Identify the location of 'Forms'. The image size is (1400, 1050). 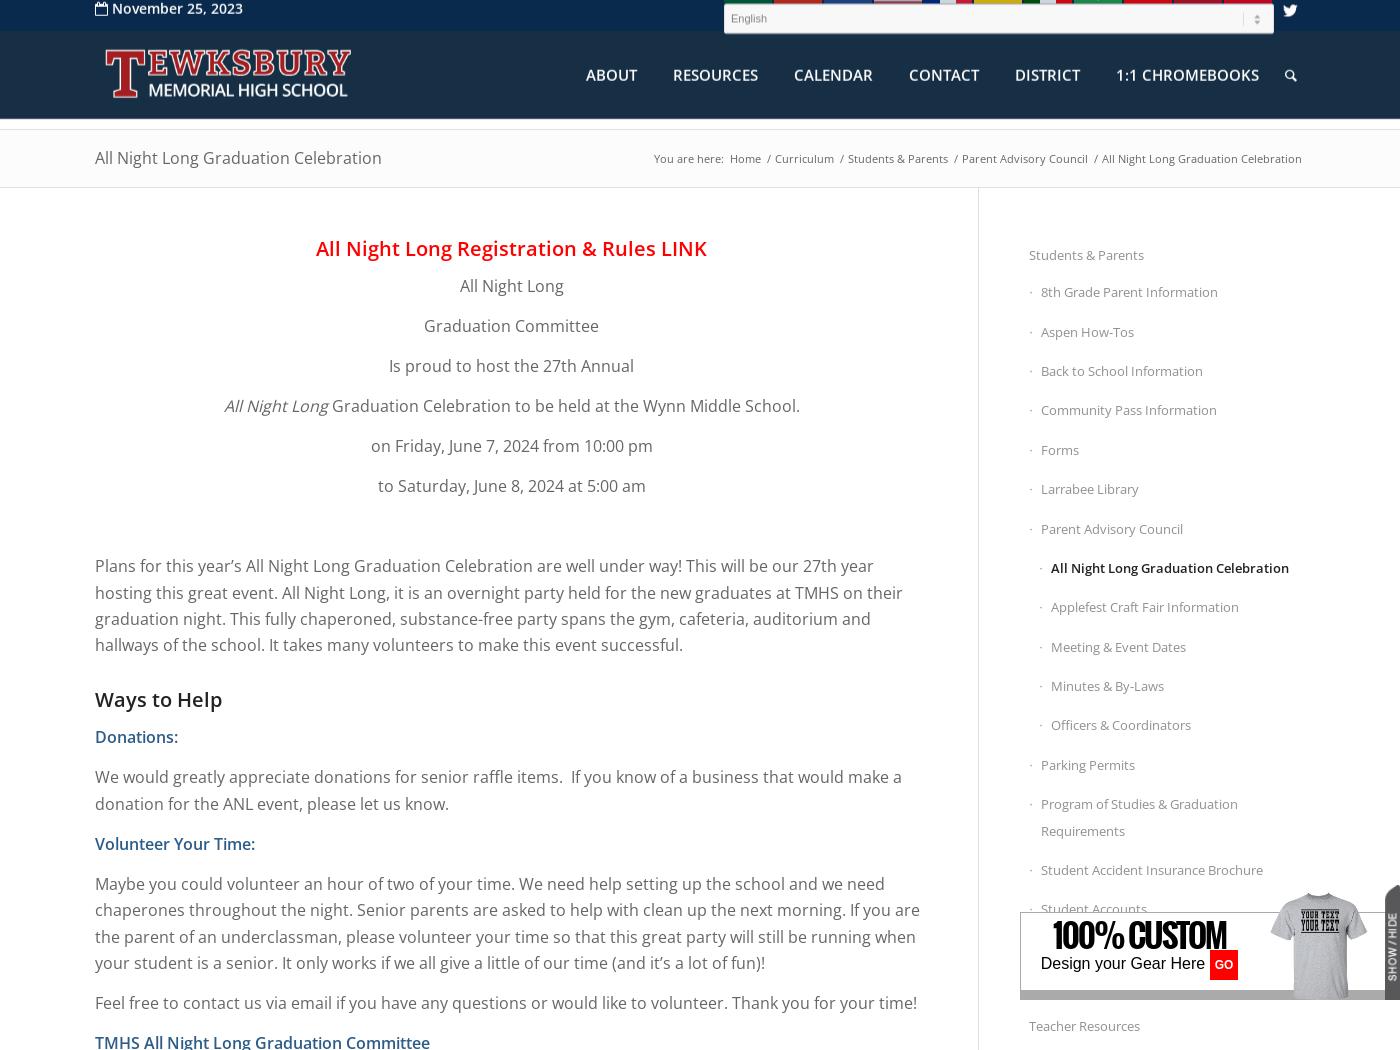
(1041, 447).